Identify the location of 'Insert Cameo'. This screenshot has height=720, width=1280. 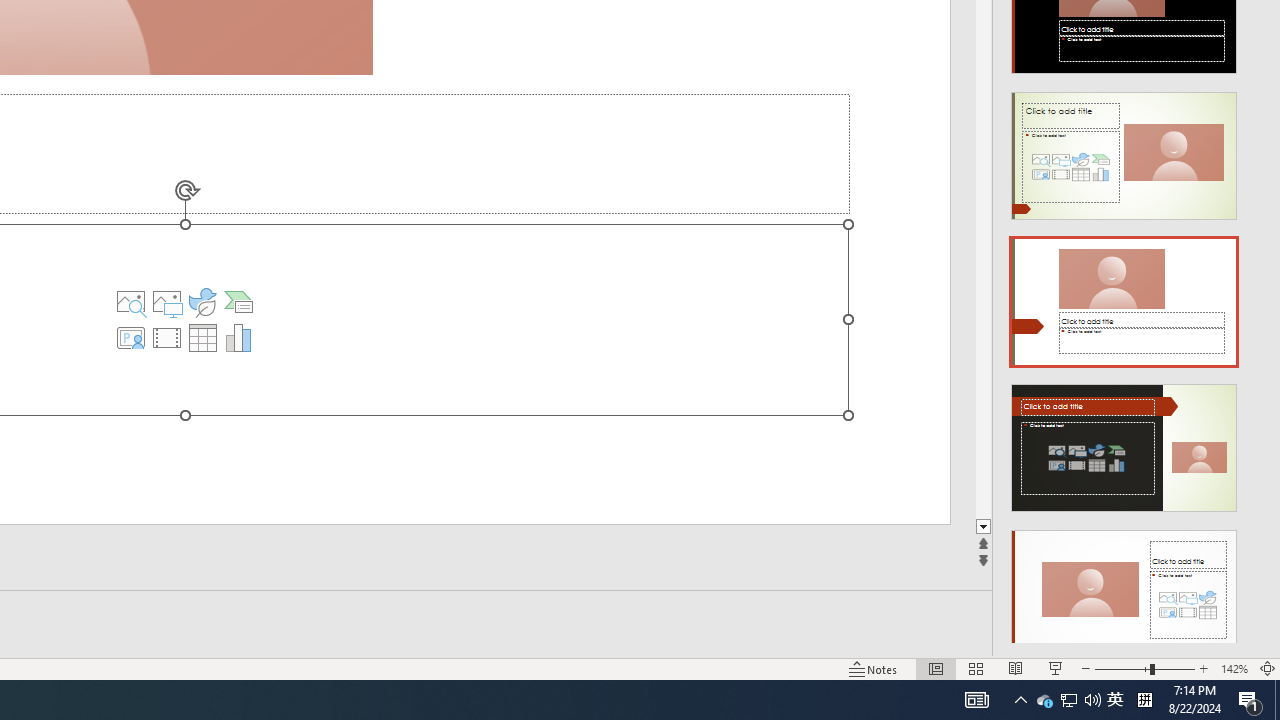
(130, 337).